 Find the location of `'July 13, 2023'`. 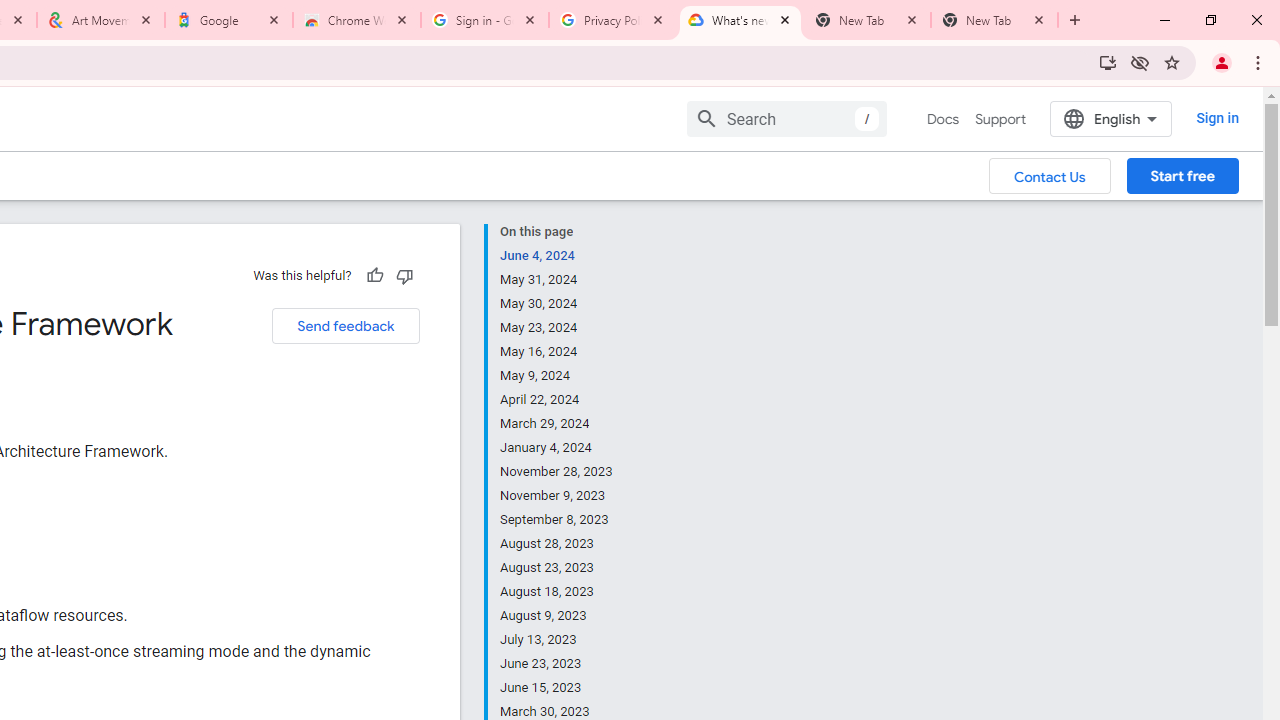

'July 13, 2023' is located at coordinates (557, 640).